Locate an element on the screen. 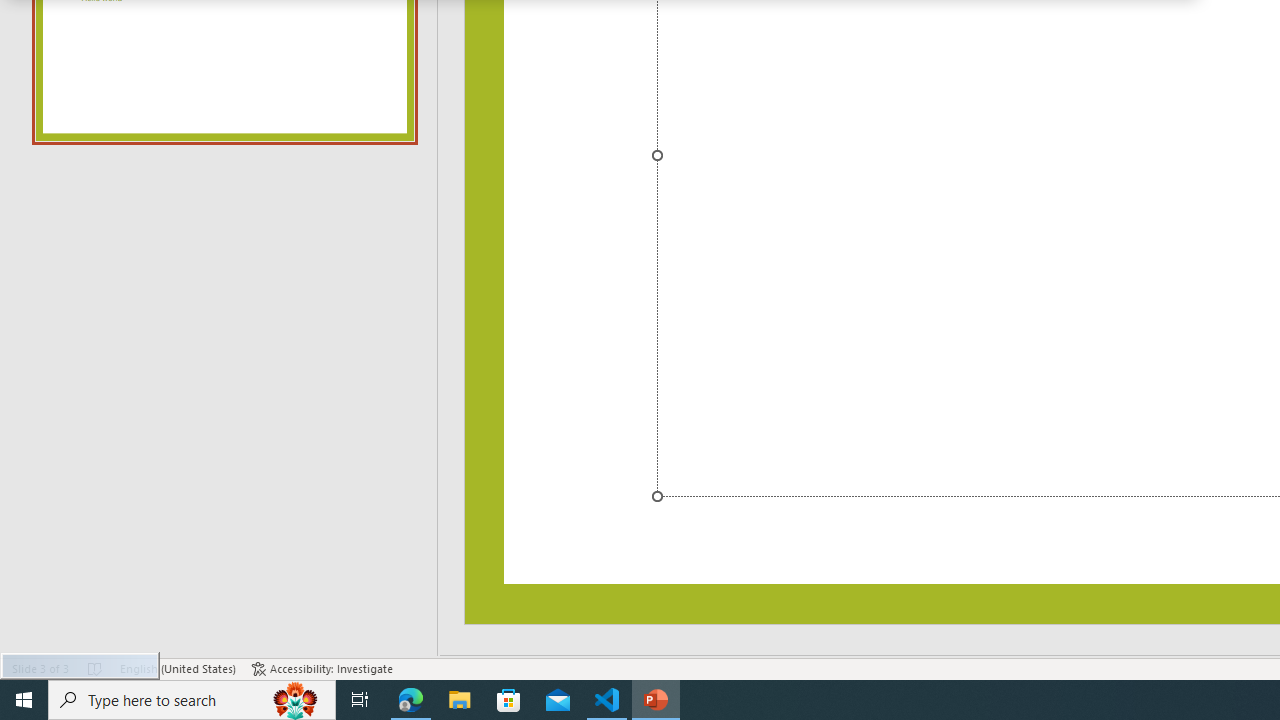 This screenshot has height=720, width=1280. 'Start' is located at coordinates (24, 698).